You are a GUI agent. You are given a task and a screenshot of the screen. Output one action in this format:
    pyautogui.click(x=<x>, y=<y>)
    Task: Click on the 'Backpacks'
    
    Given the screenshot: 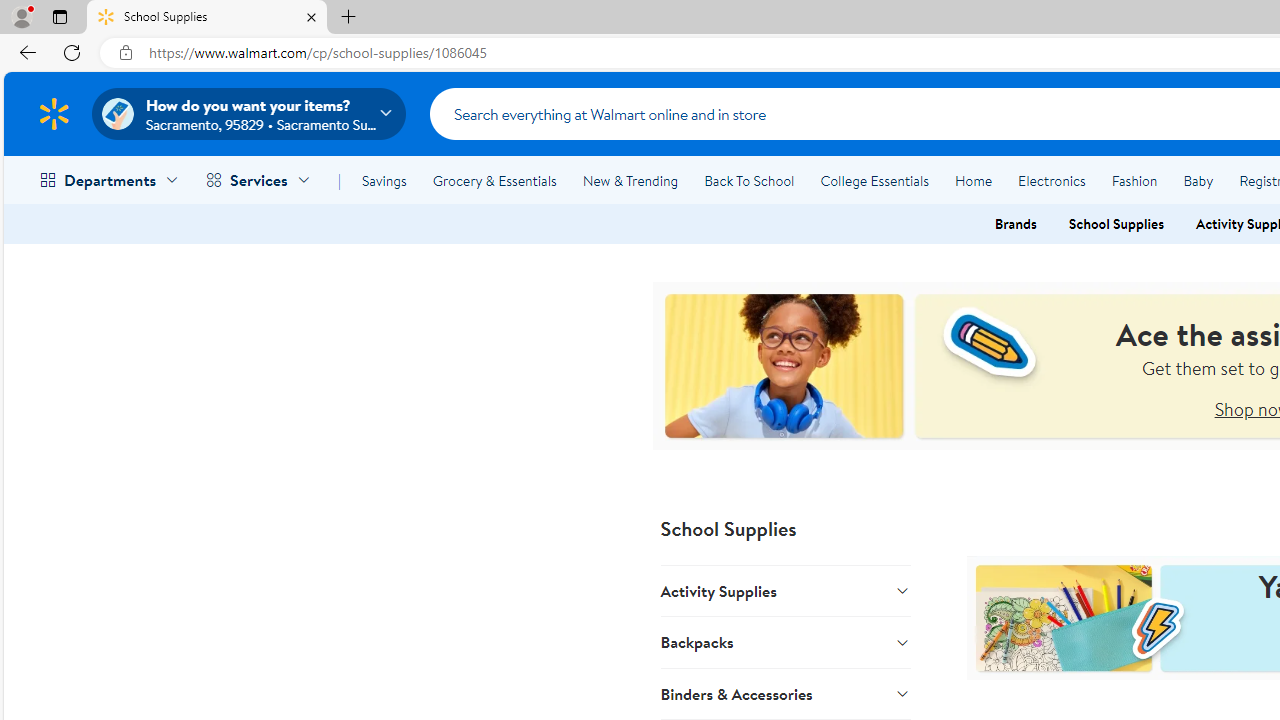 What is the action you would take?
    pyautogui.click(x=784, y=642)
    